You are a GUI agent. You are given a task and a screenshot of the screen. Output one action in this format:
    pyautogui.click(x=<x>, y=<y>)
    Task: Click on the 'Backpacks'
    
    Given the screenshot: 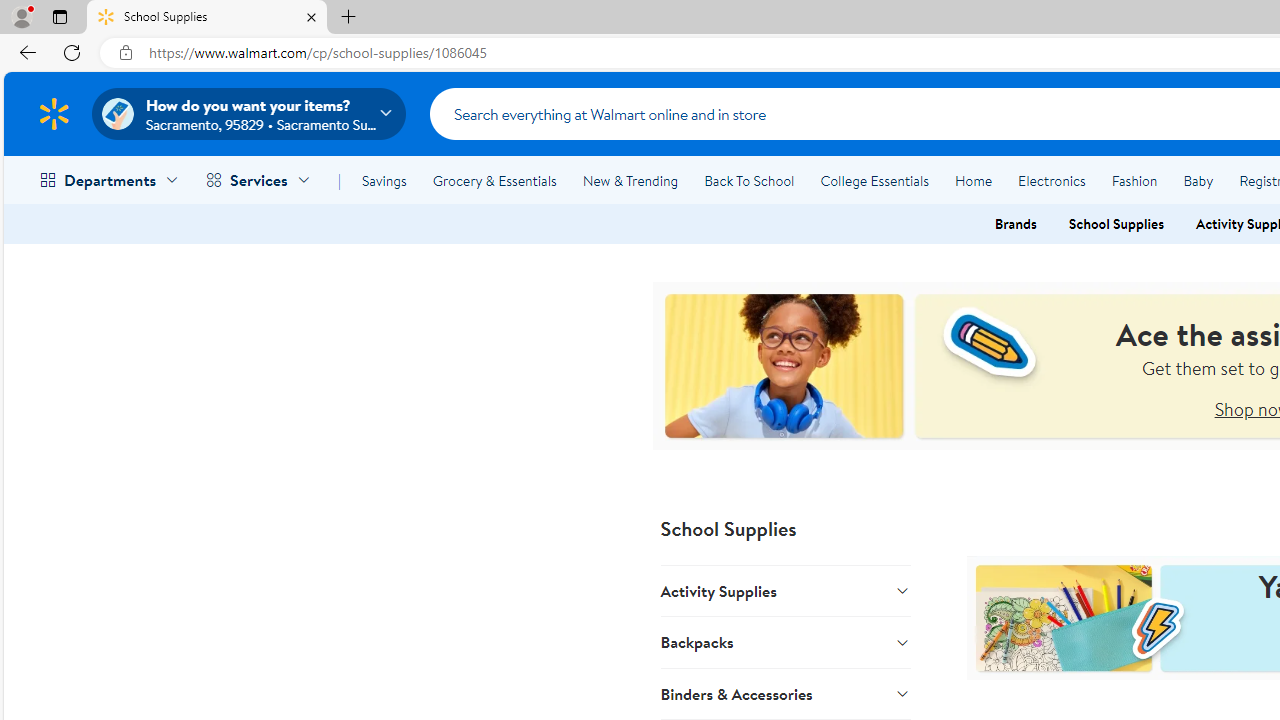 What is the action you would take?
    pyautogui.click(x=784, y=642)
    